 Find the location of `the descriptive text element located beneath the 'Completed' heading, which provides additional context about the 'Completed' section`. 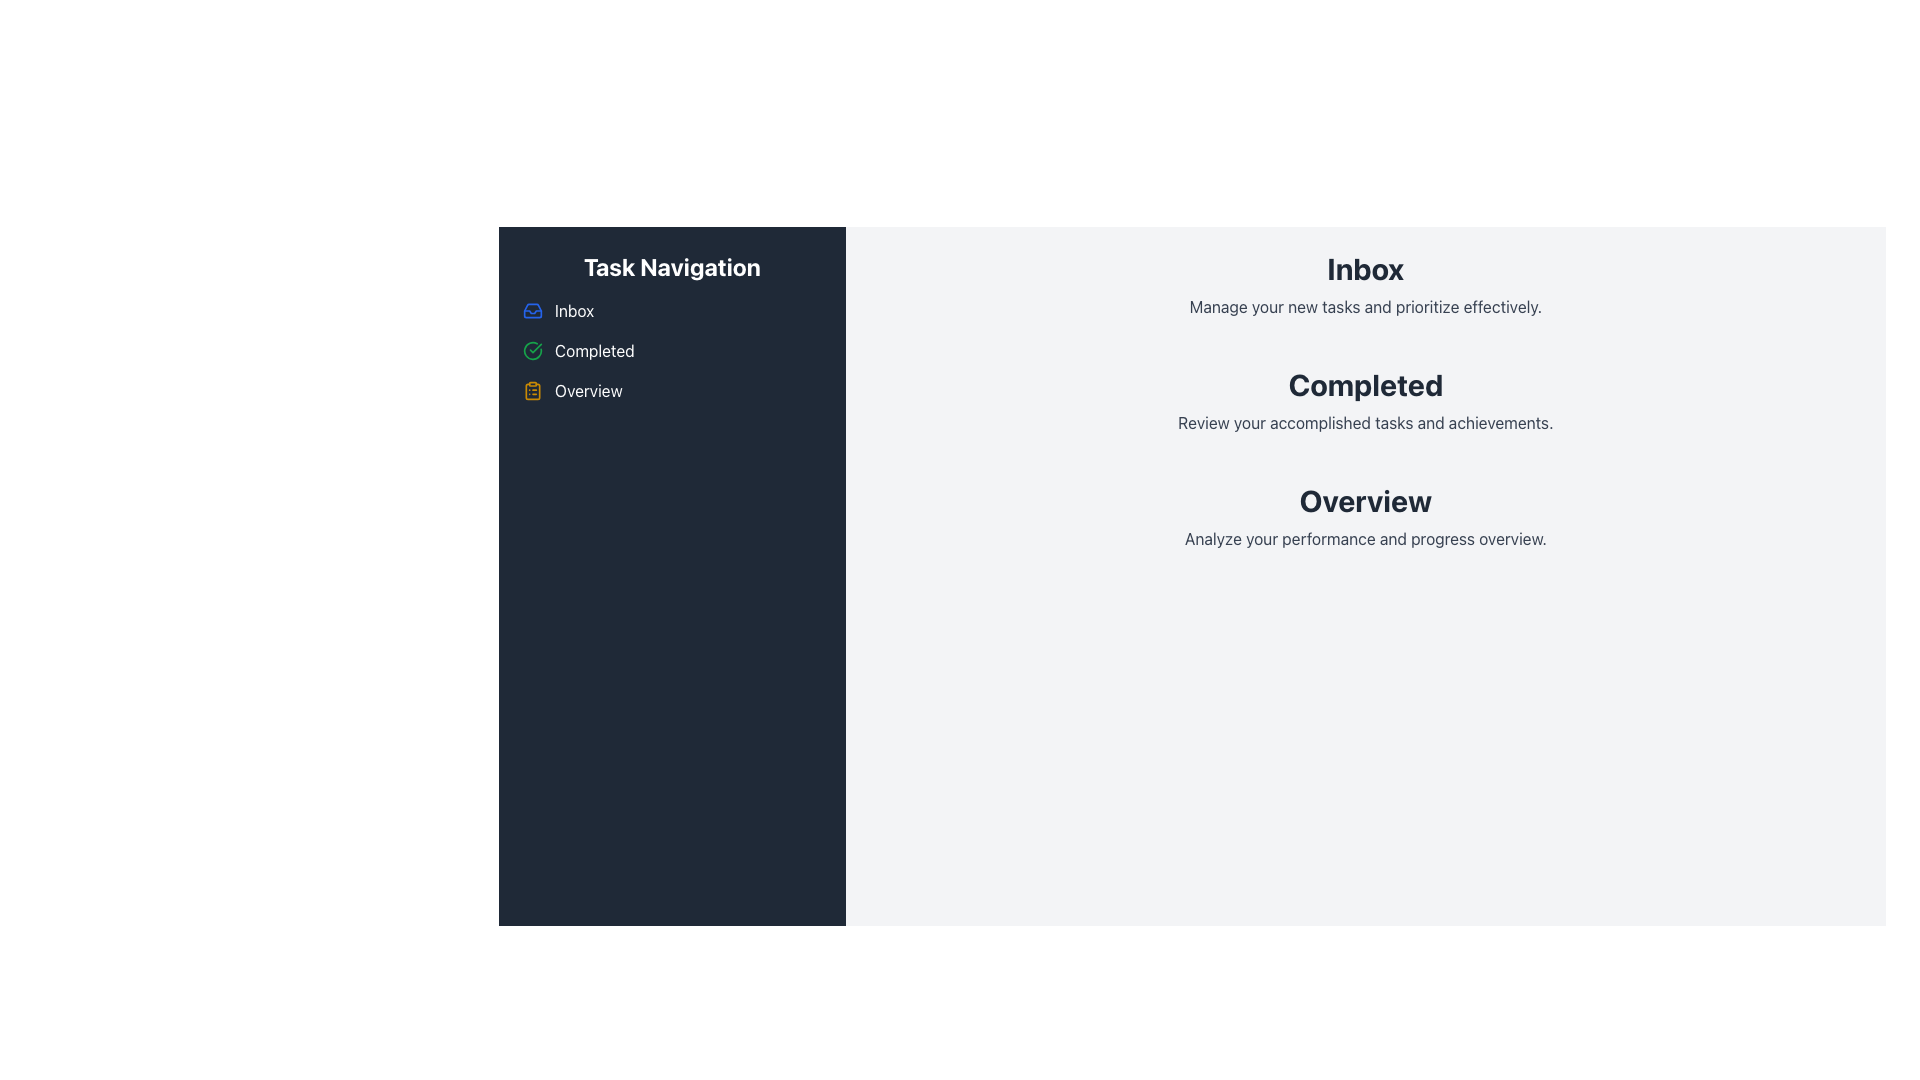

the descriptive text element located beneath the 'Completed' heading, which provides additional context about the 'Completed' section is located at coordinates (1364, 422).